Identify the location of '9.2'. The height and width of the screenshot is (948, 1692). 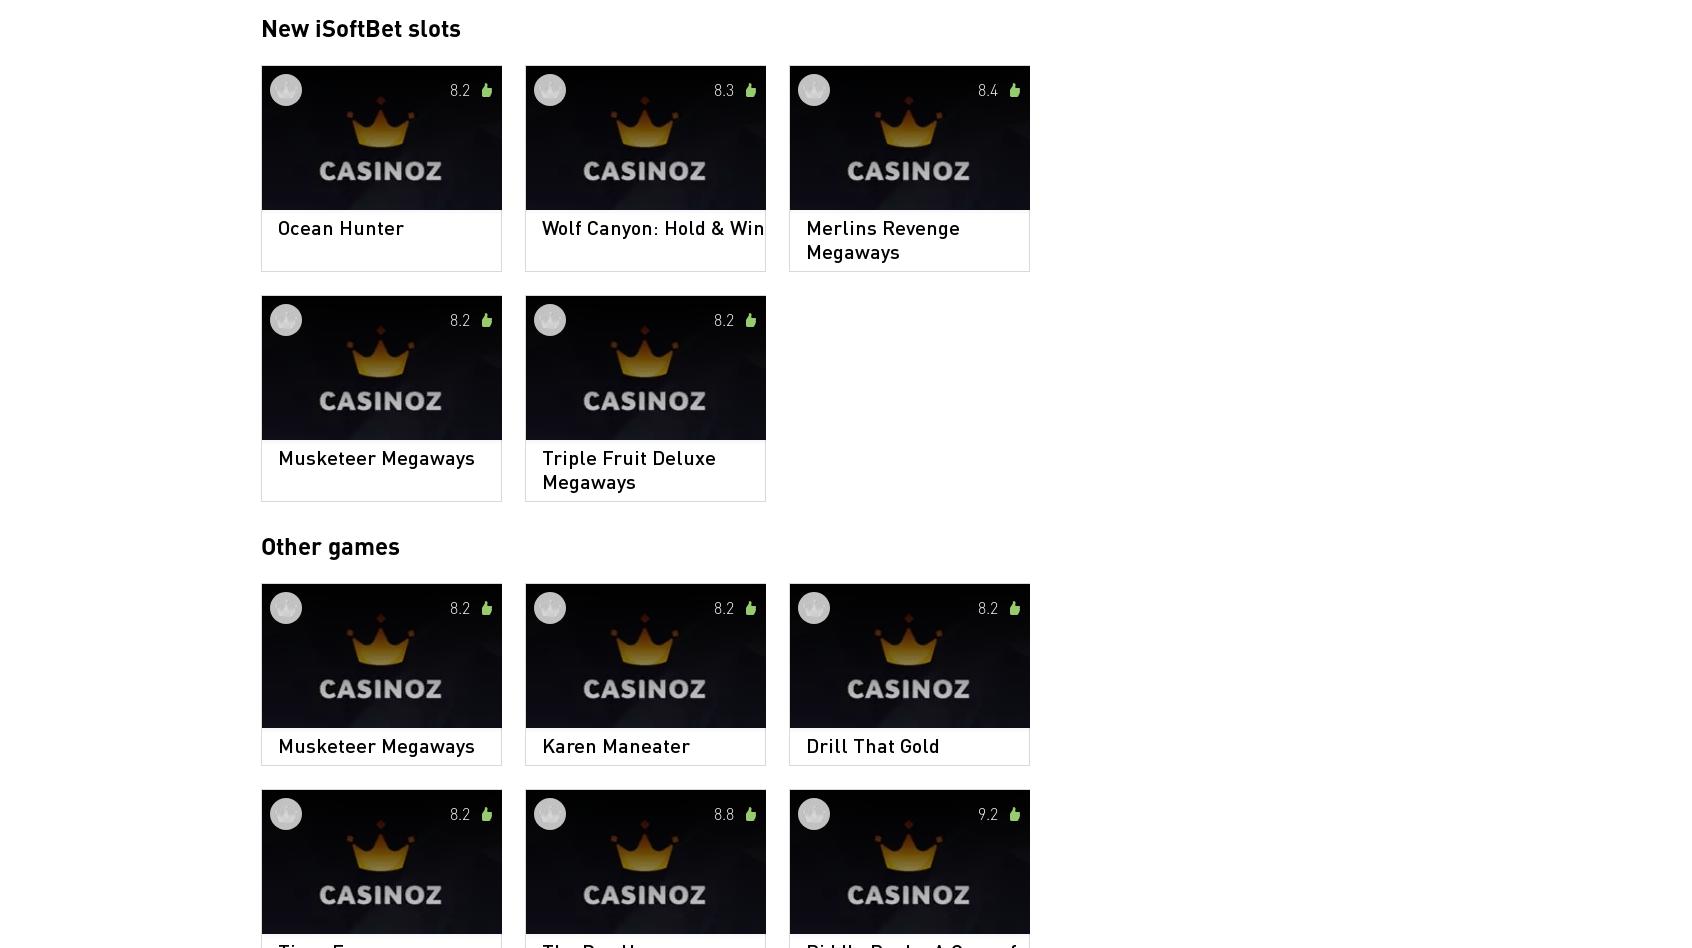
(987, 812).